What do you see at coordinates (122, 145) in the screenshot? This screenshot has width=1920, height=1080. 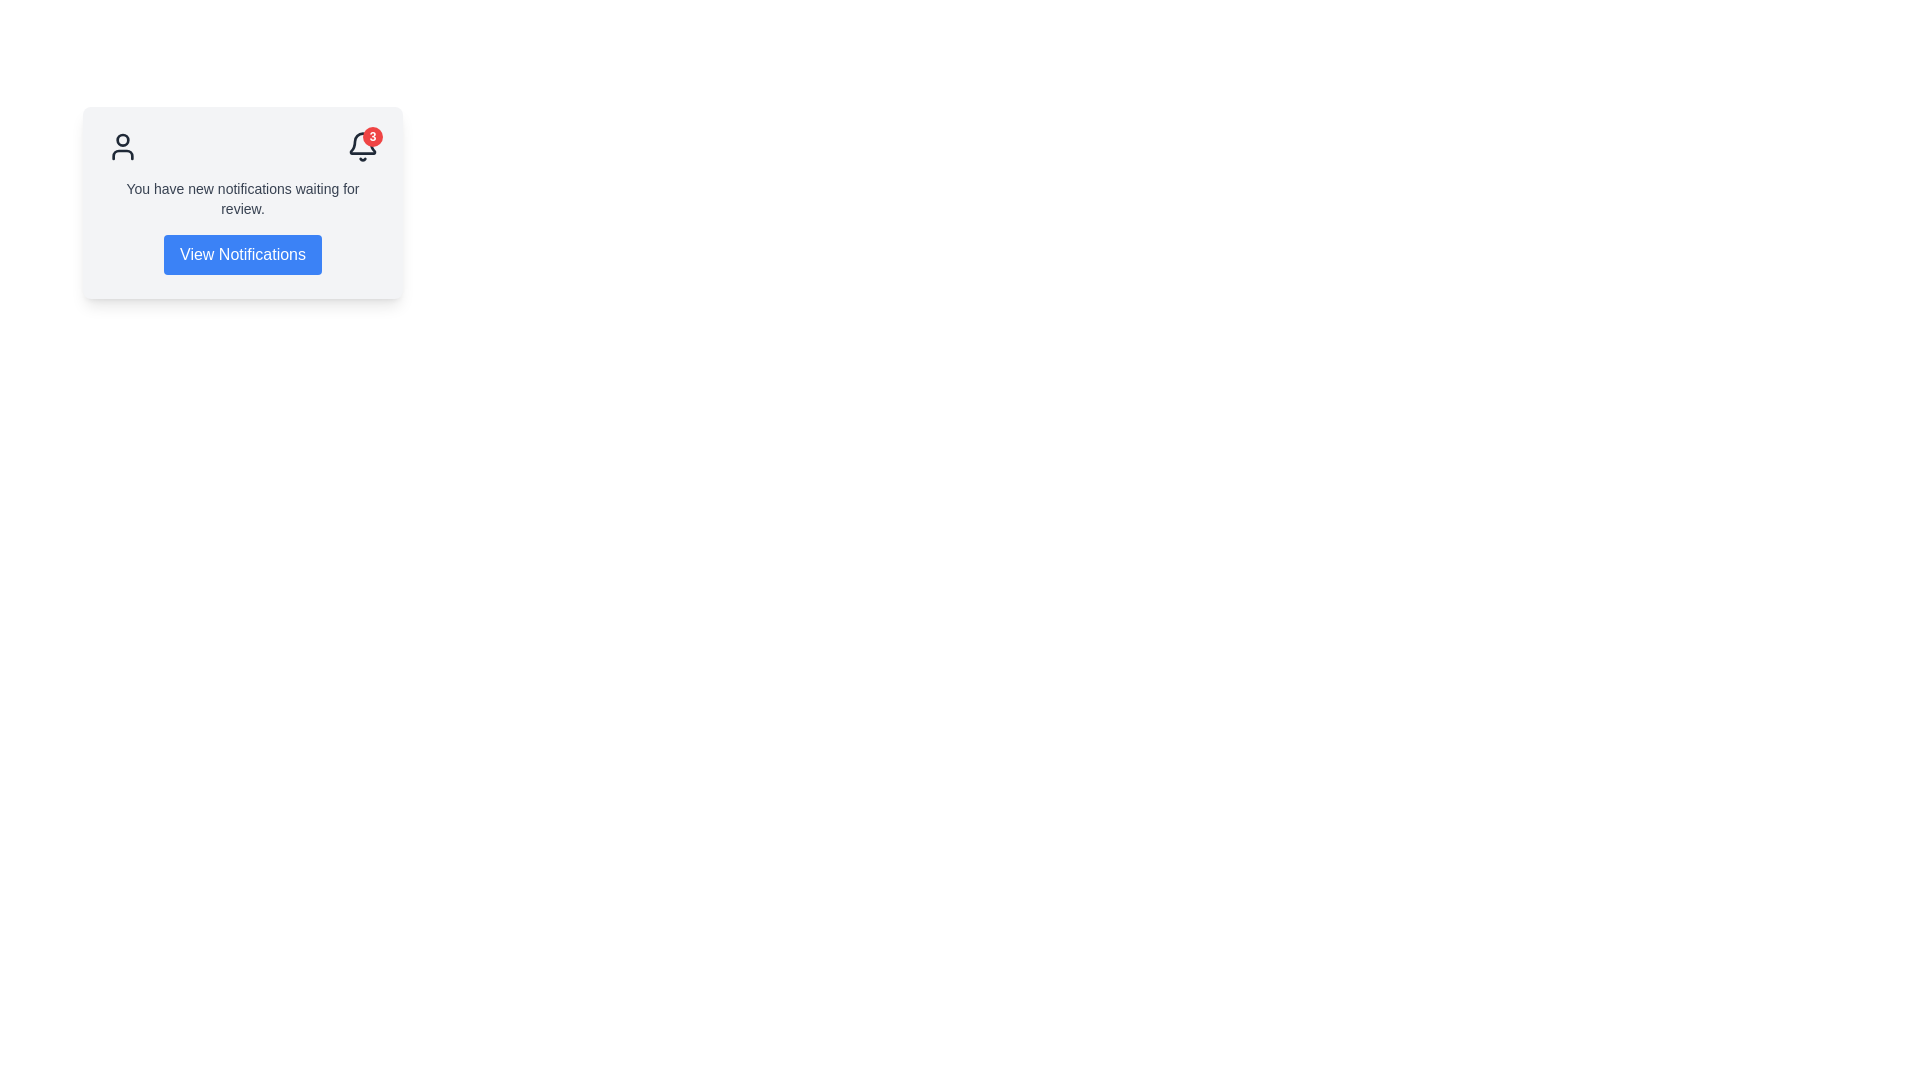 I see `the SVG icon representing a user located in the top left portion of a notification card, which aligns horizontally with another icon and is above the main notification text` at bounding box center [122, 145].